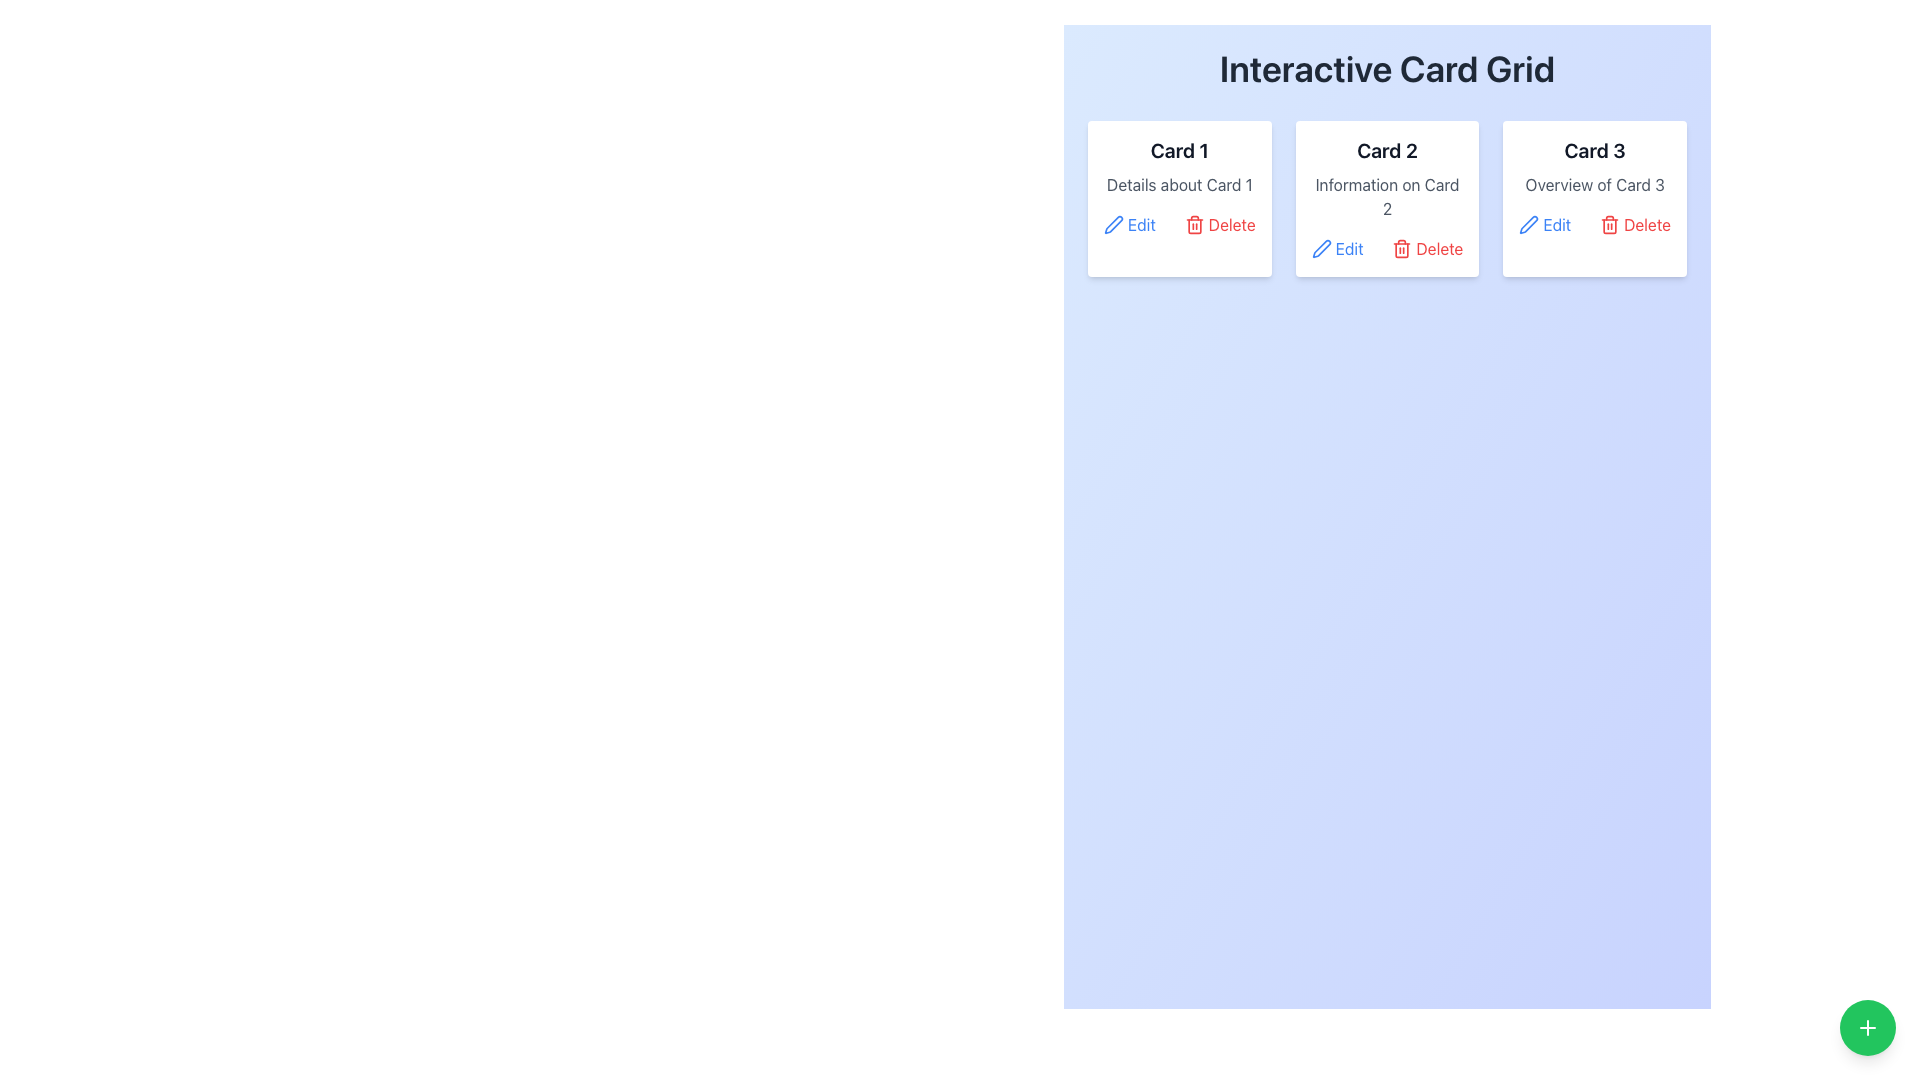 The width and height of the screenshot is (1920, 1080). I want to click on the blue pen-shaped icon located to the left of the 'Edit' text in the bottom part of 'Card 1', so click(1112, 224).